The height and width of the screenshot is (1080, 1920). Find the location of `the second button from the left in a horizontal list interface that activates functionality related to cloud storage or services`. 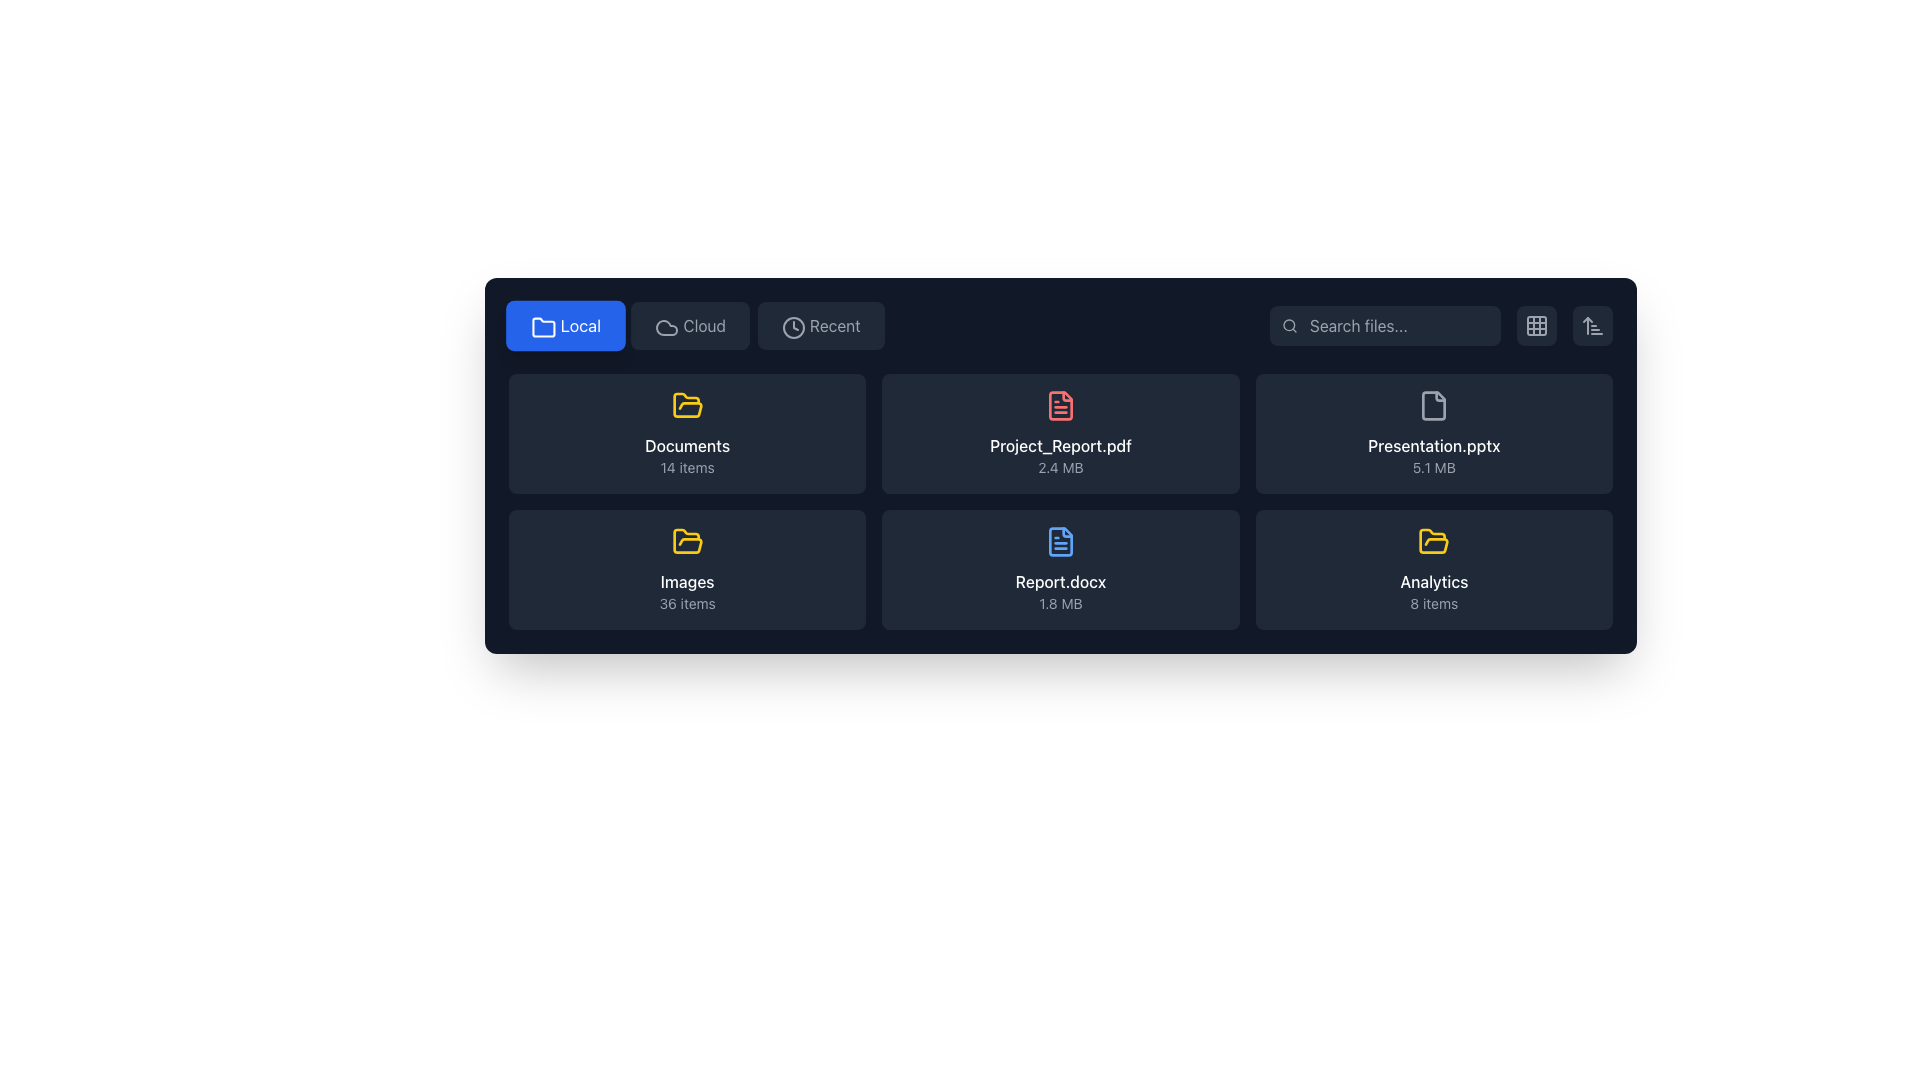

the second button from the left in a horizontal list interface that activates functionality related to cloud storage or services is located at coordinates (690, 325).